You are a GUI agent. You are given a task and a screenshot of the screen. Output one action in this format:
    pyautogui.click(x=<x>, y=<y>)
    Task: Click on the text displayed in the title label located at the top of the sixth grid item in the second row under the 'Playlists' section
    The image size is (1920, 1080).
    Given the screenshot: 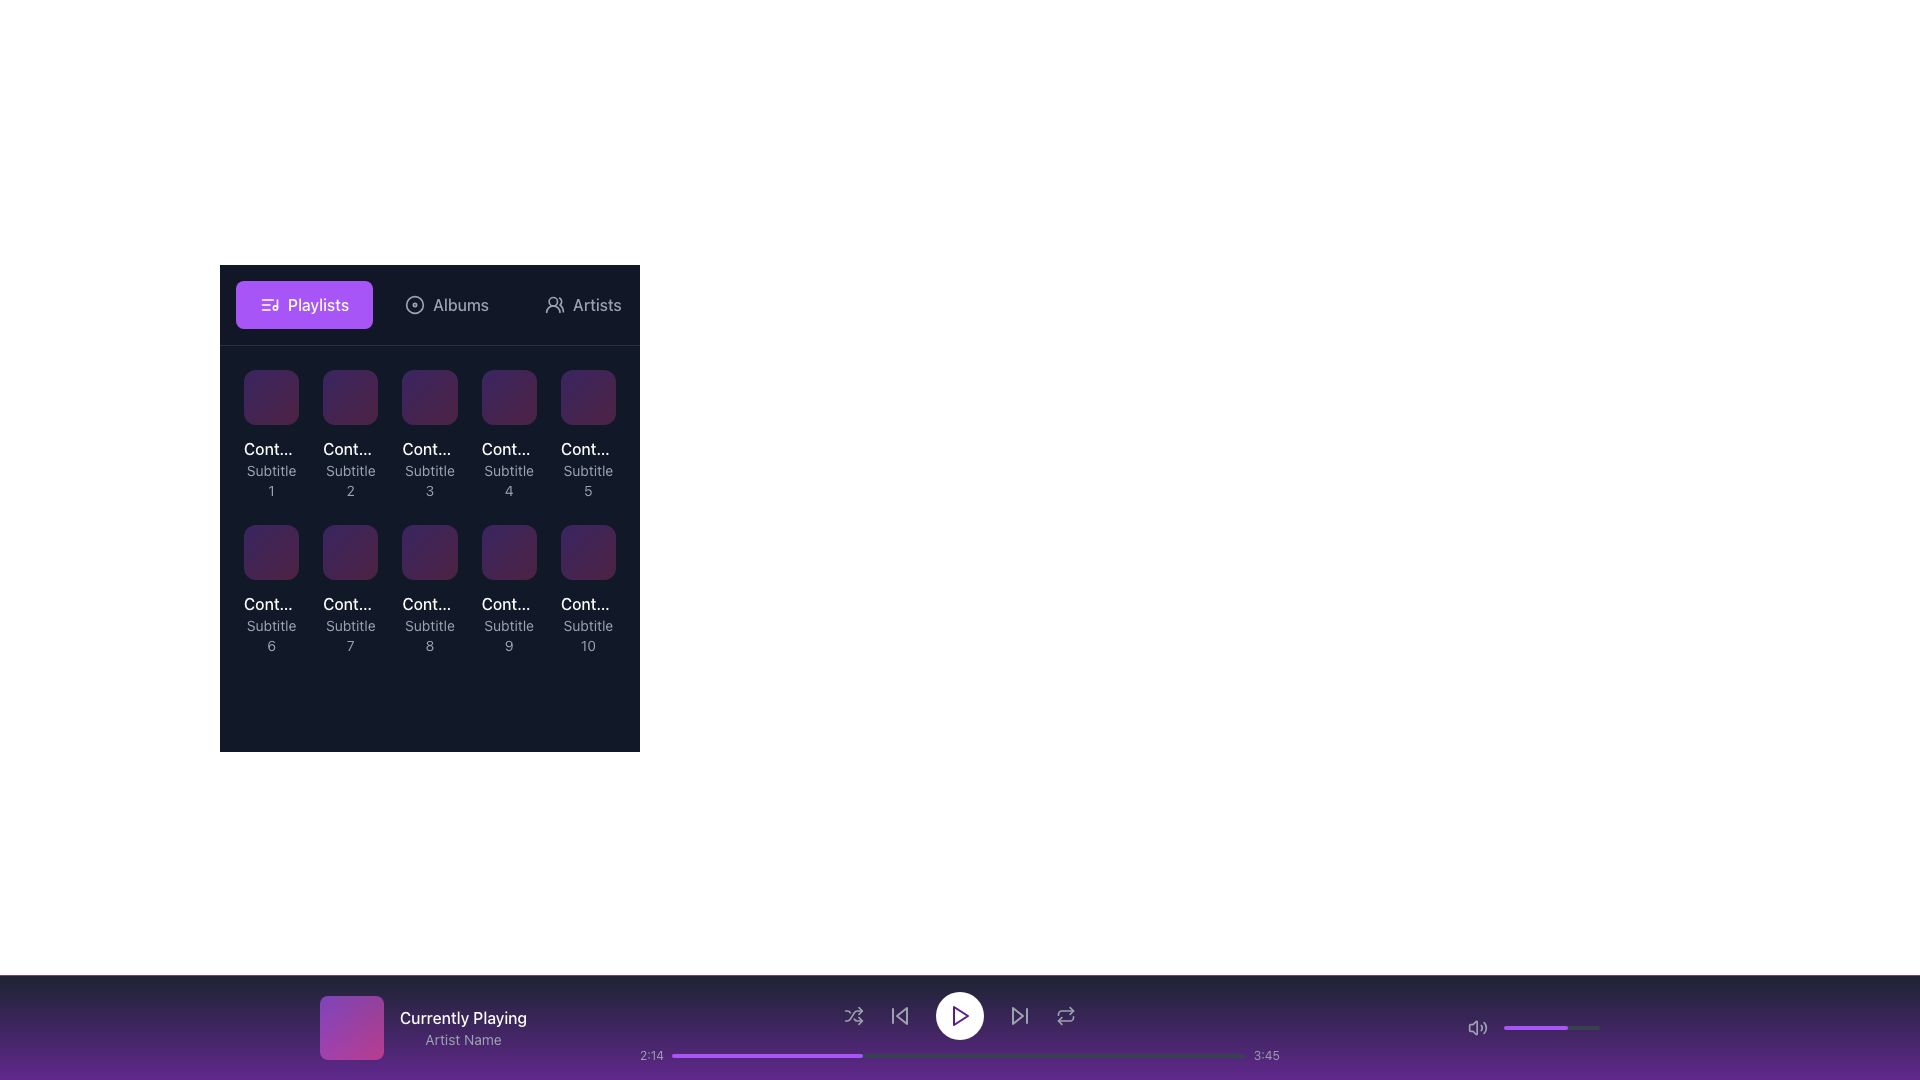 What is the action you would take?
    pyautogui.click(x=270, y=603)
    